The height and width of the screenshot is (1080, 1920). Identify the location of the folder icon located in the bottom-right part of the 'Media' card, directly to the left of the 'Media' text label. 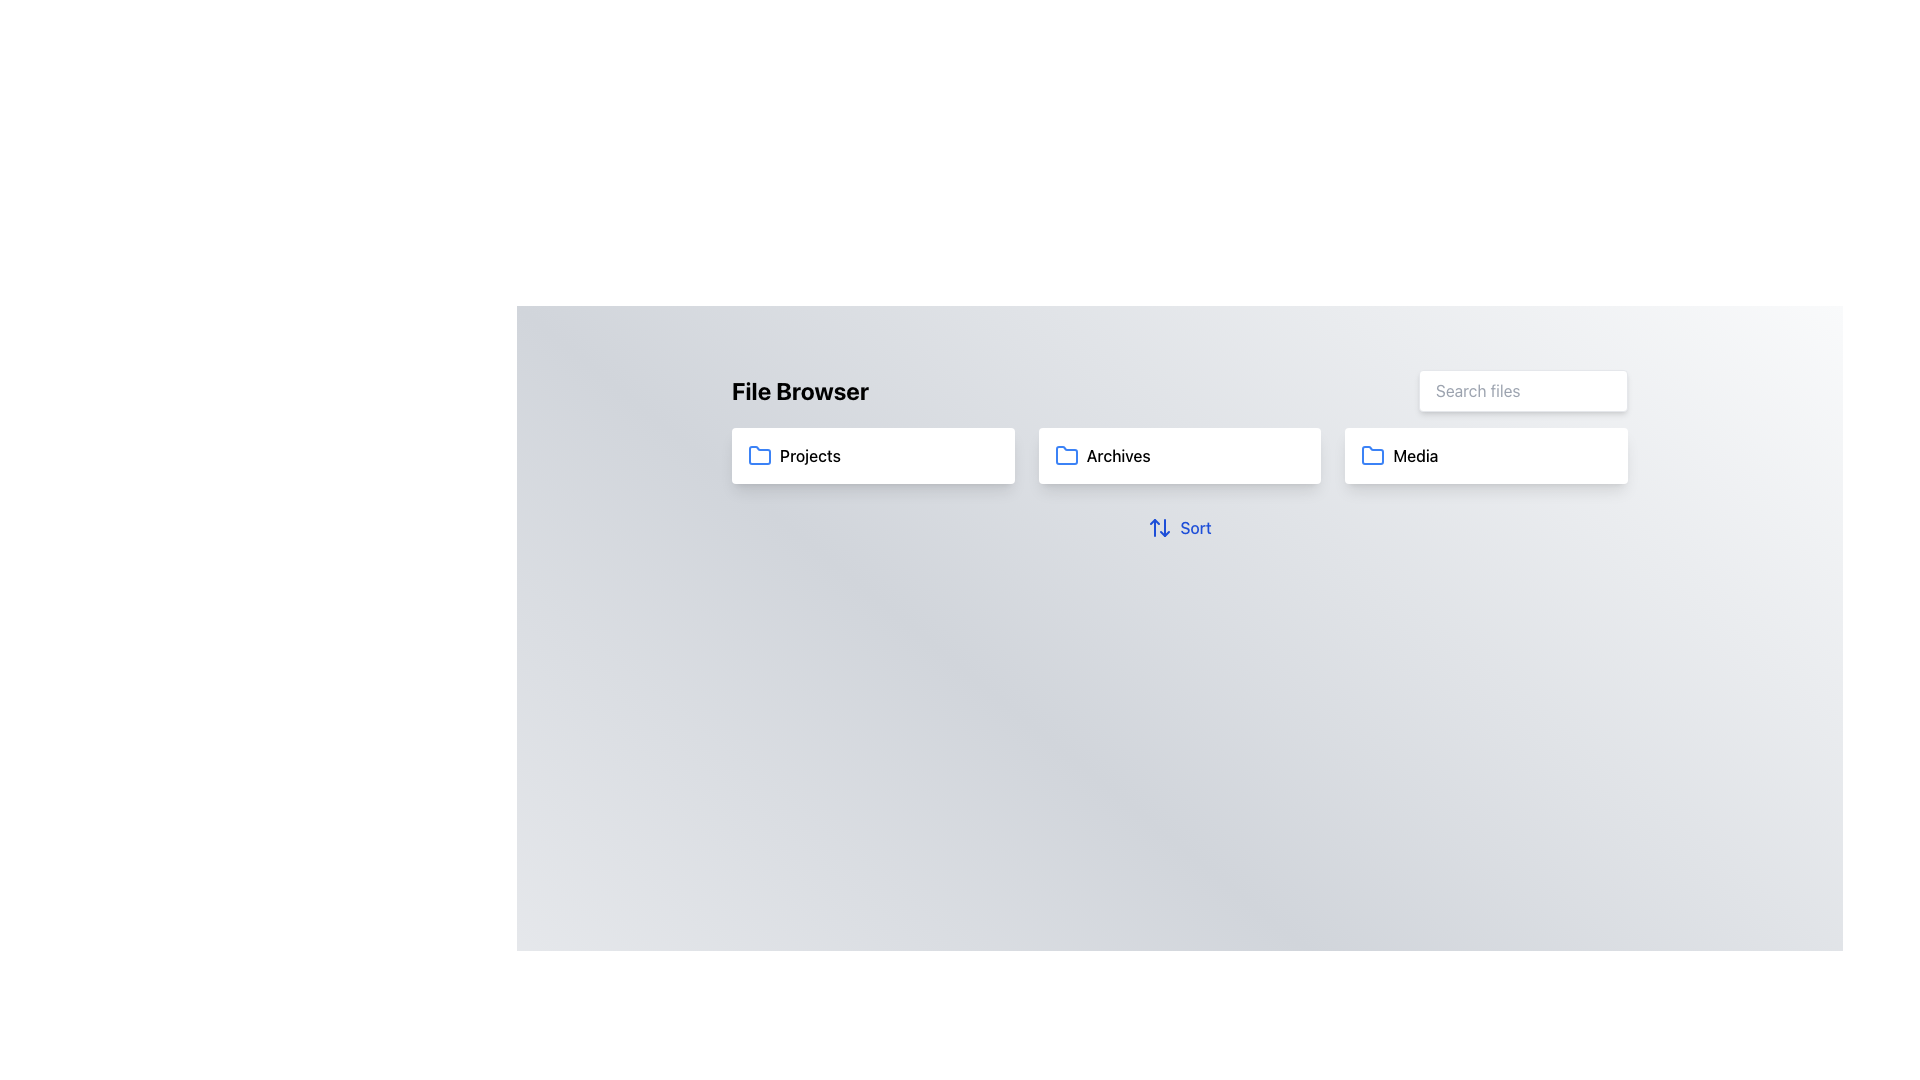
(1371, 455).